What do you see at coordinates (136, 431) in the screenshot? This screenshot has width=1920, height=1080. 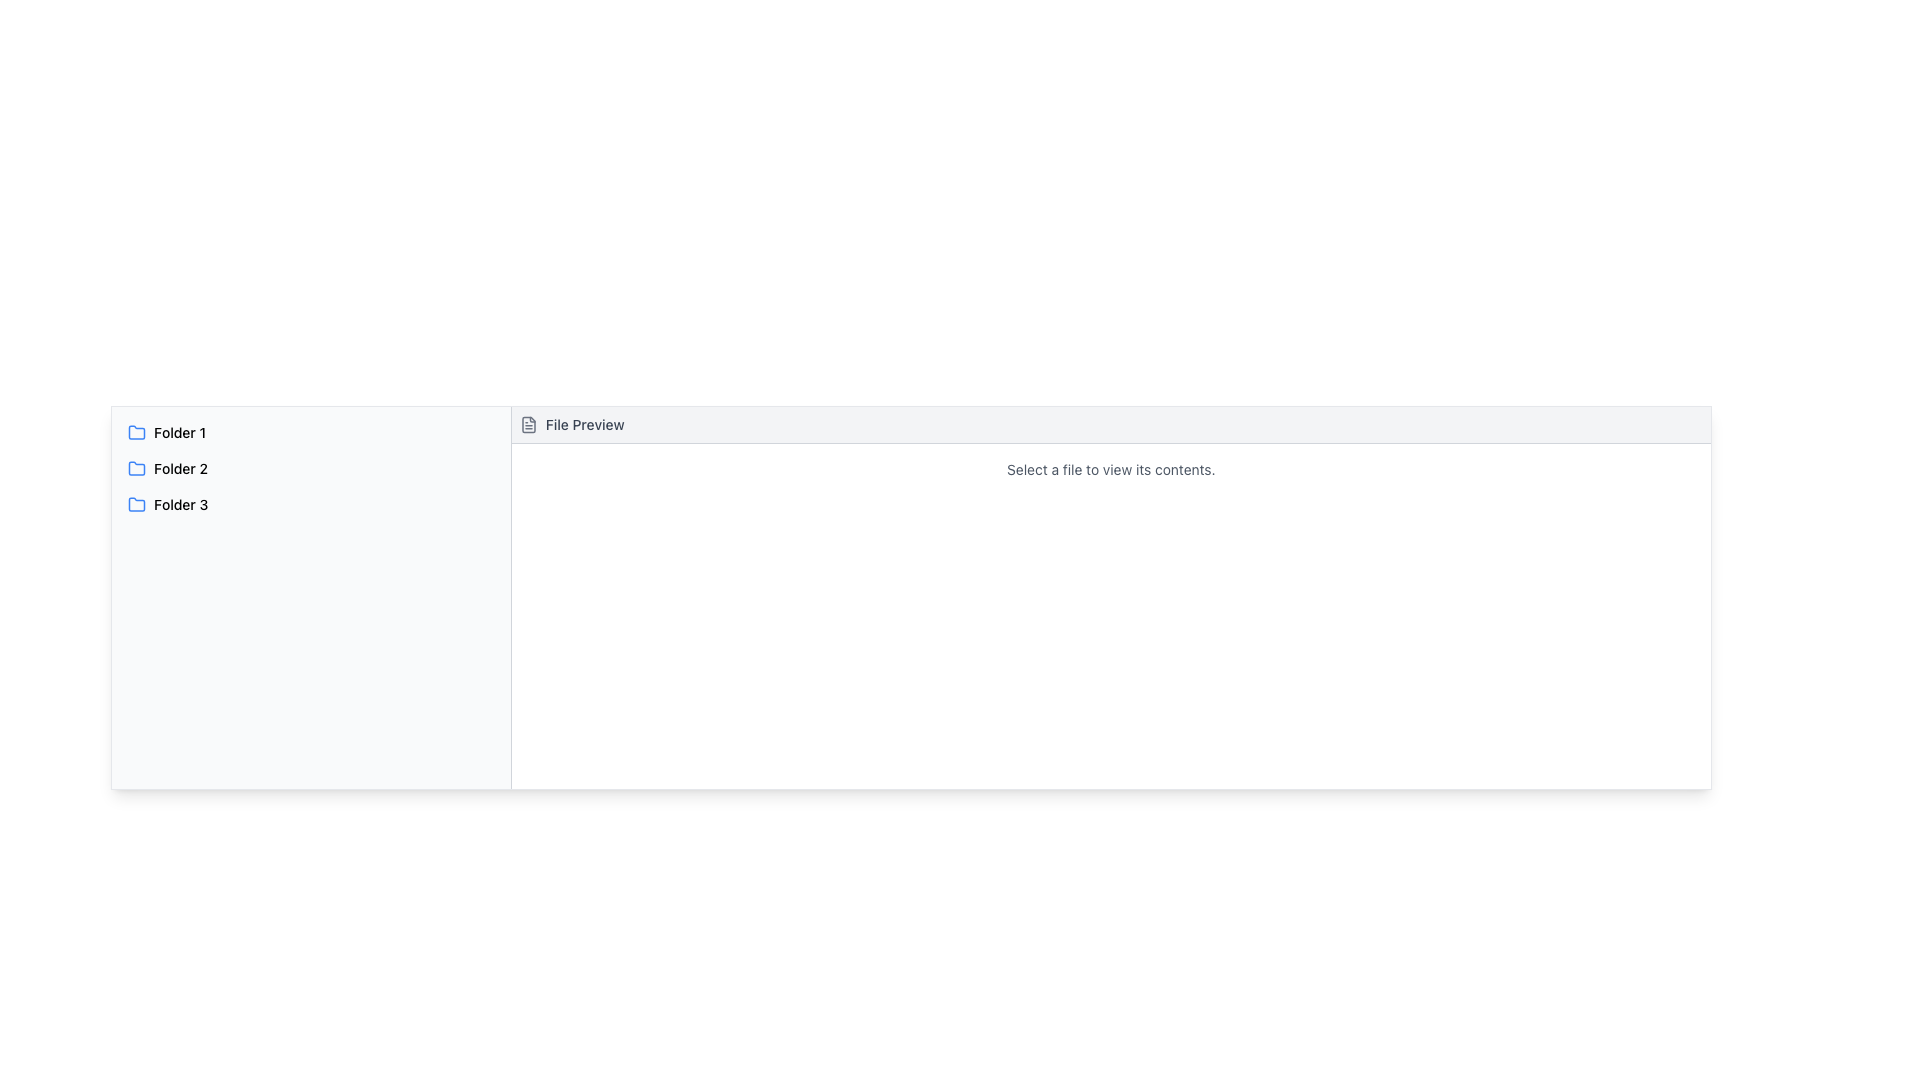 I see `the folder icon located to the left of the text label 'Folder 1' in the vertically arranged list of folders in the left panel` at bounding box center [136, 431].